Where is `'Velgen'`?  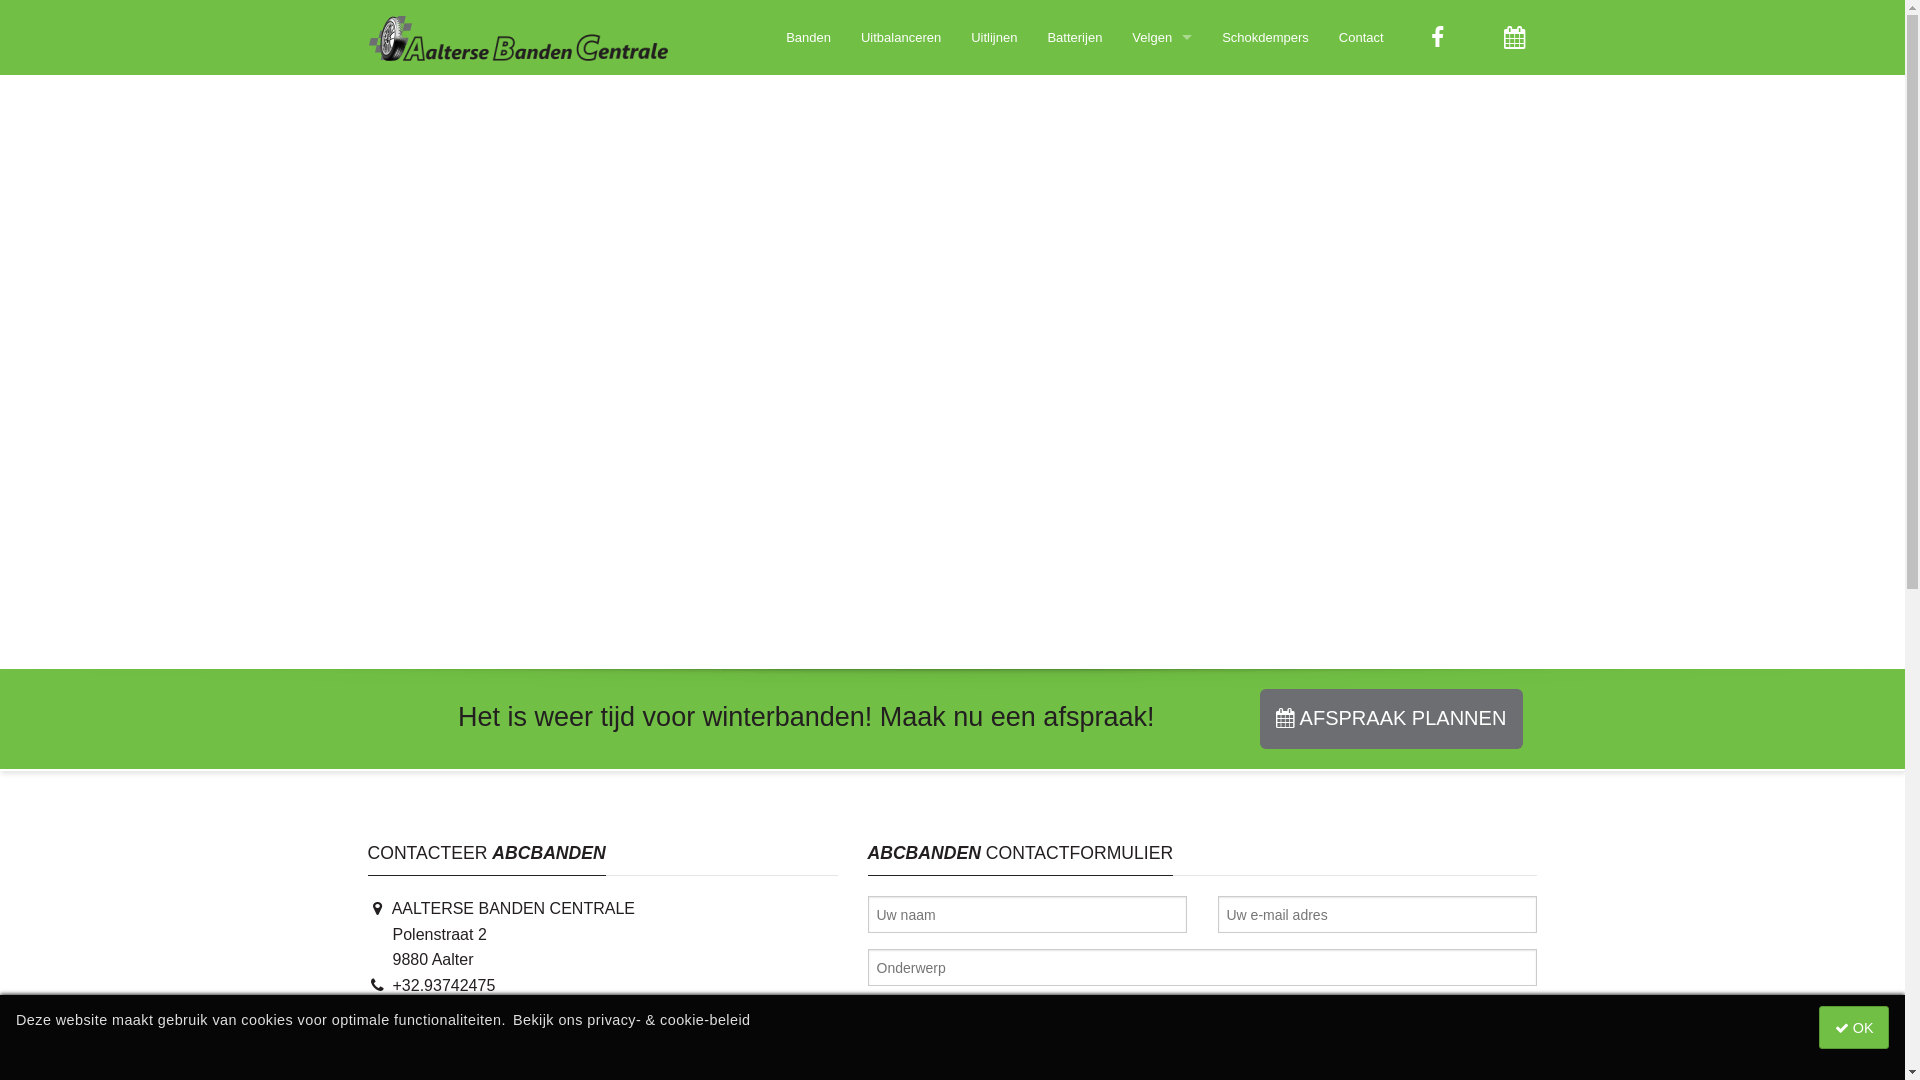 'Velgen' is located at coordinates (1161, 37).